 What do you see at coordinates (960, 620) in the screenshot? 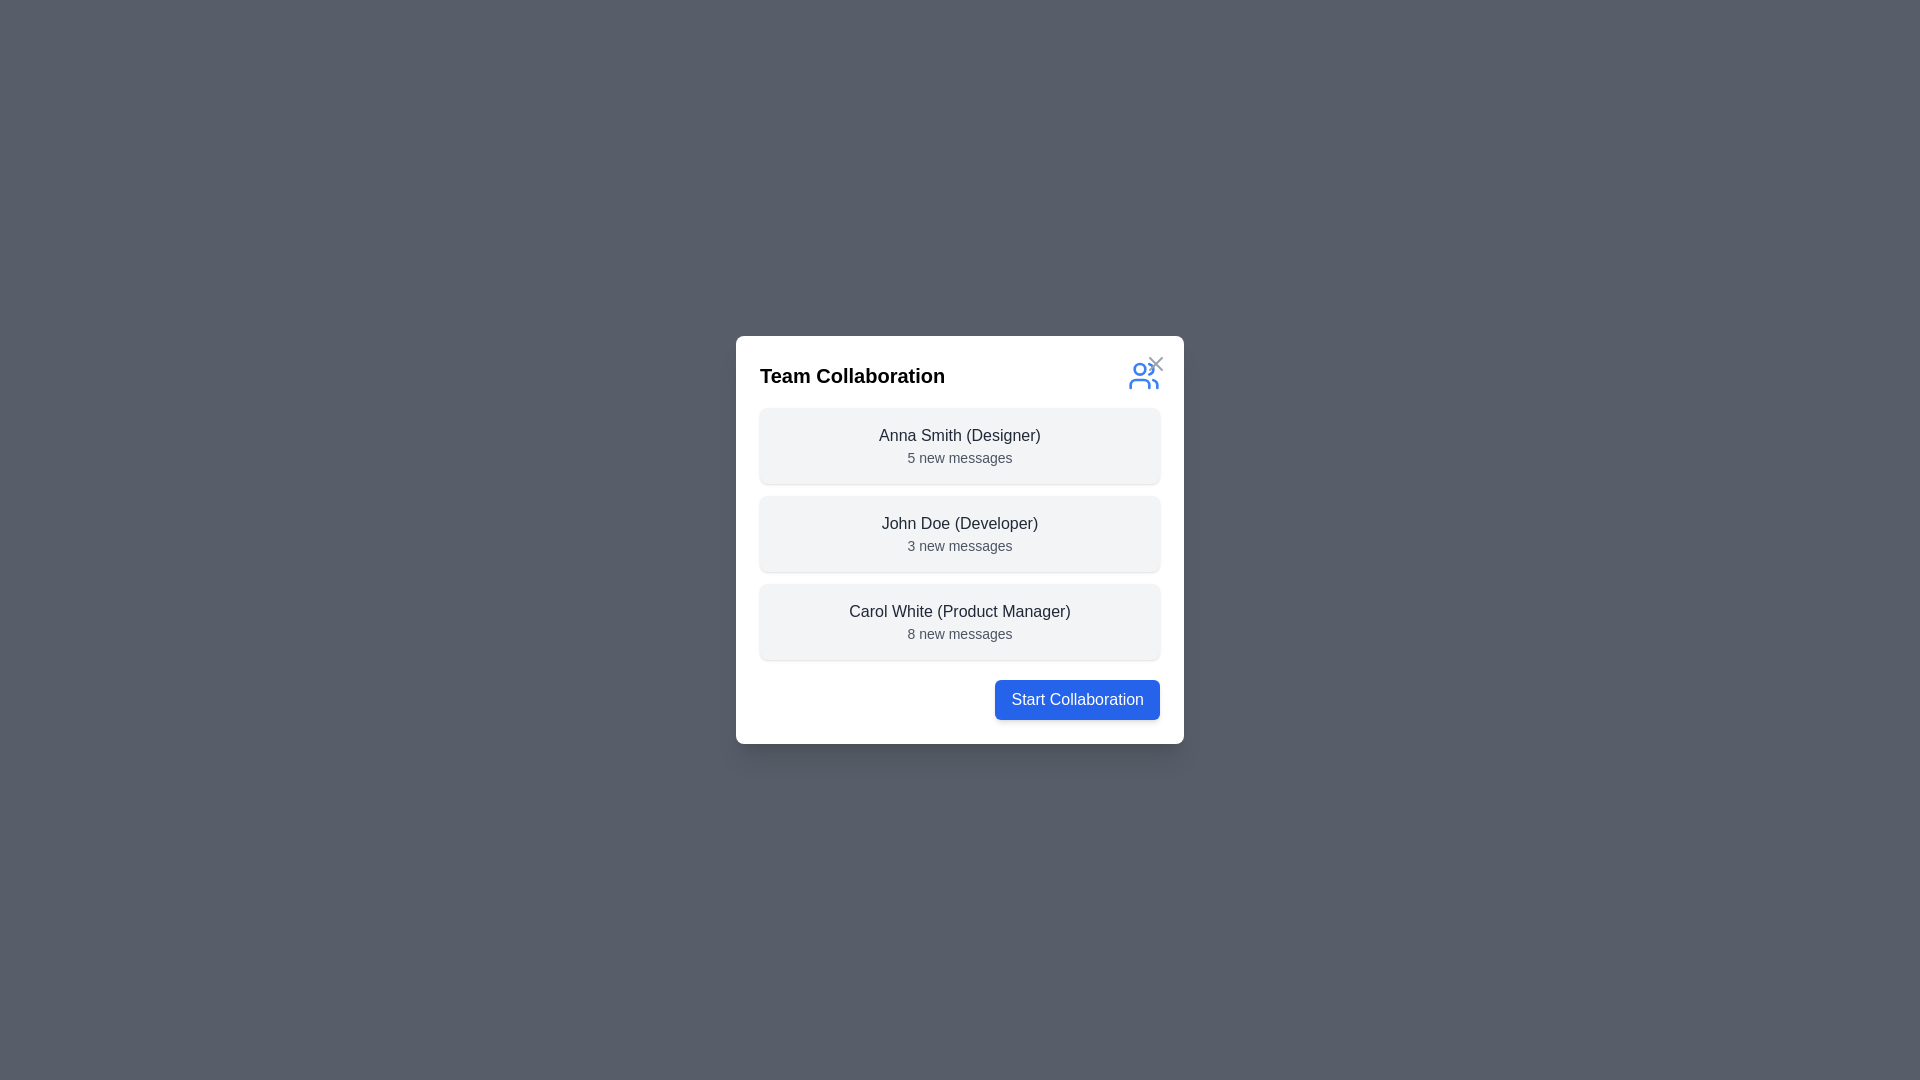
I see `the team member entry corresponding to Carol White to view their details` at bounding box center [960, 620].